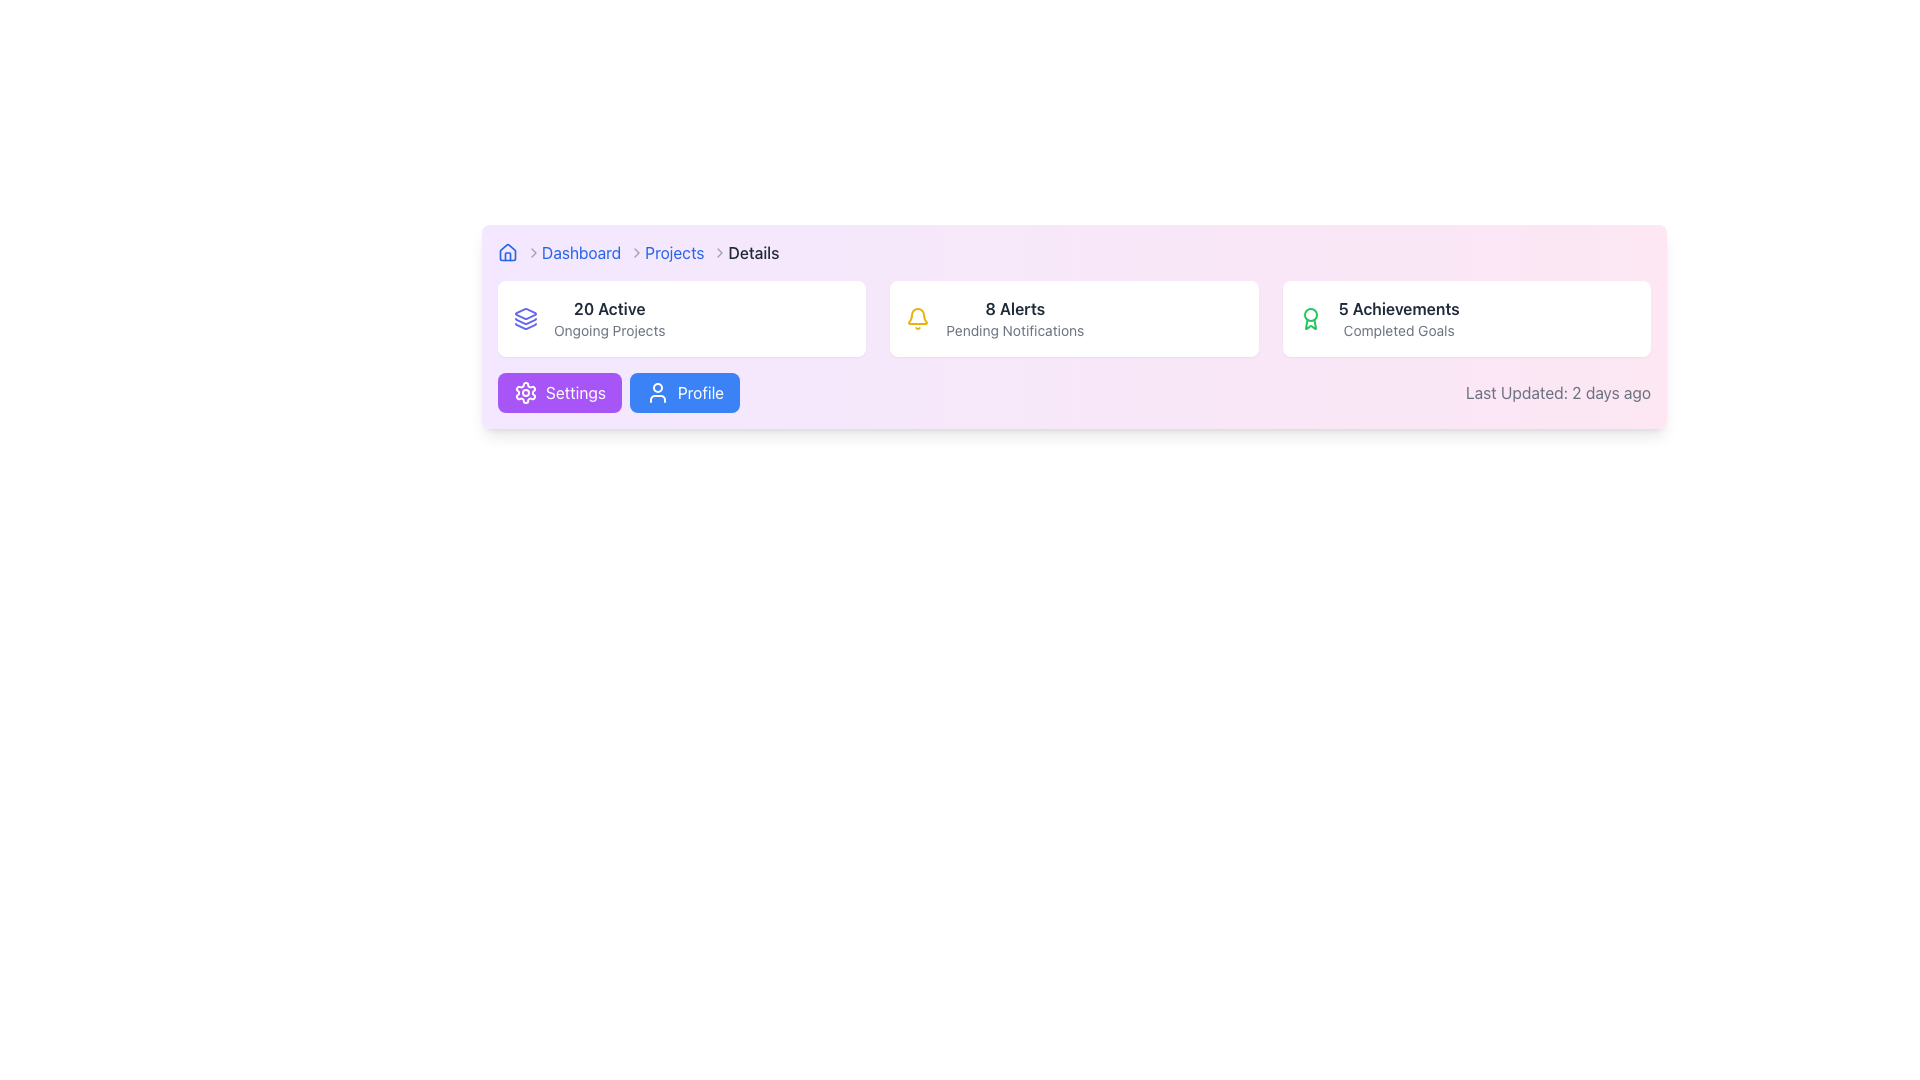 This screenshot has width=1920, height=1080. I want to click on the notification icon located in the card labeled '8 Alerts', which is the first icon to the left within the card in the horizontal layout, so click(917, 318).